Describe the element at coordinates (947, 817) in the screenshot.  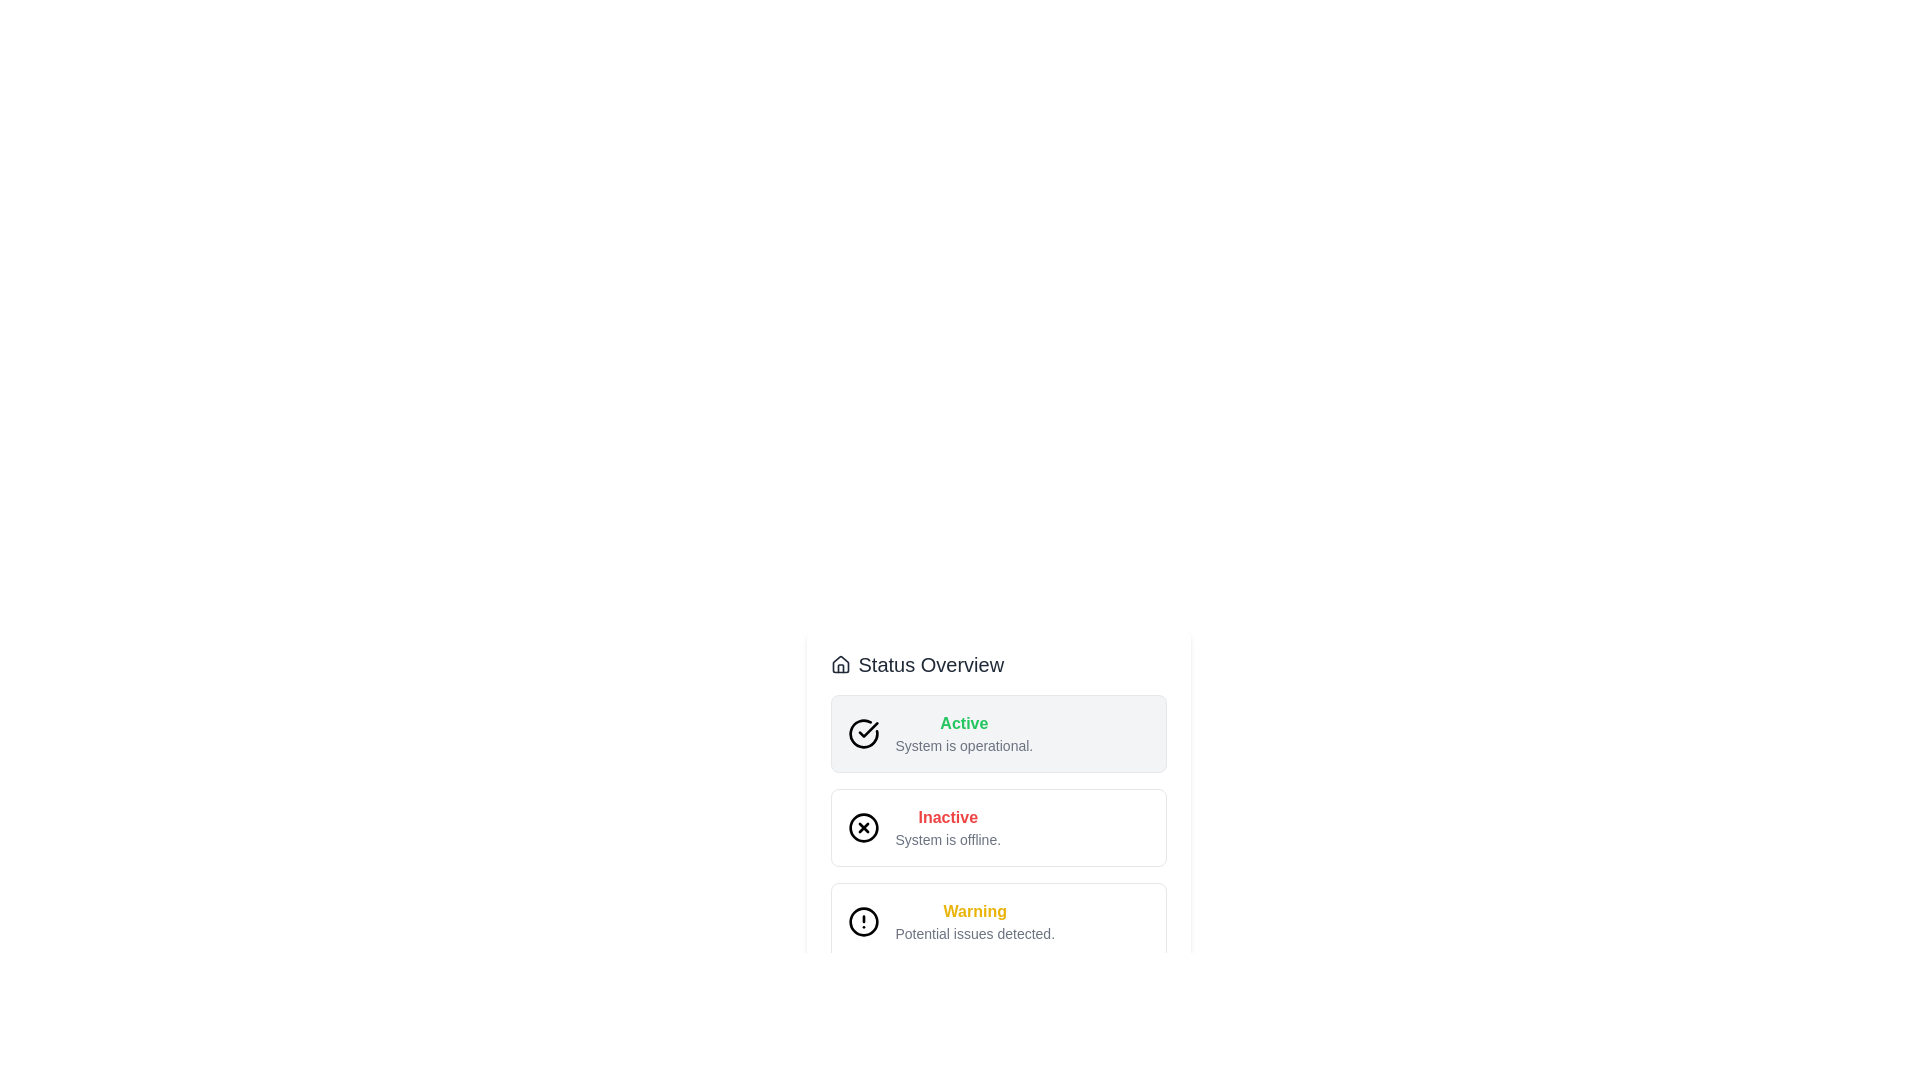
I see `status text label indicating that the system status is inactive or offline, located below the 'Active' section and above the 'Warning' section` at that location.